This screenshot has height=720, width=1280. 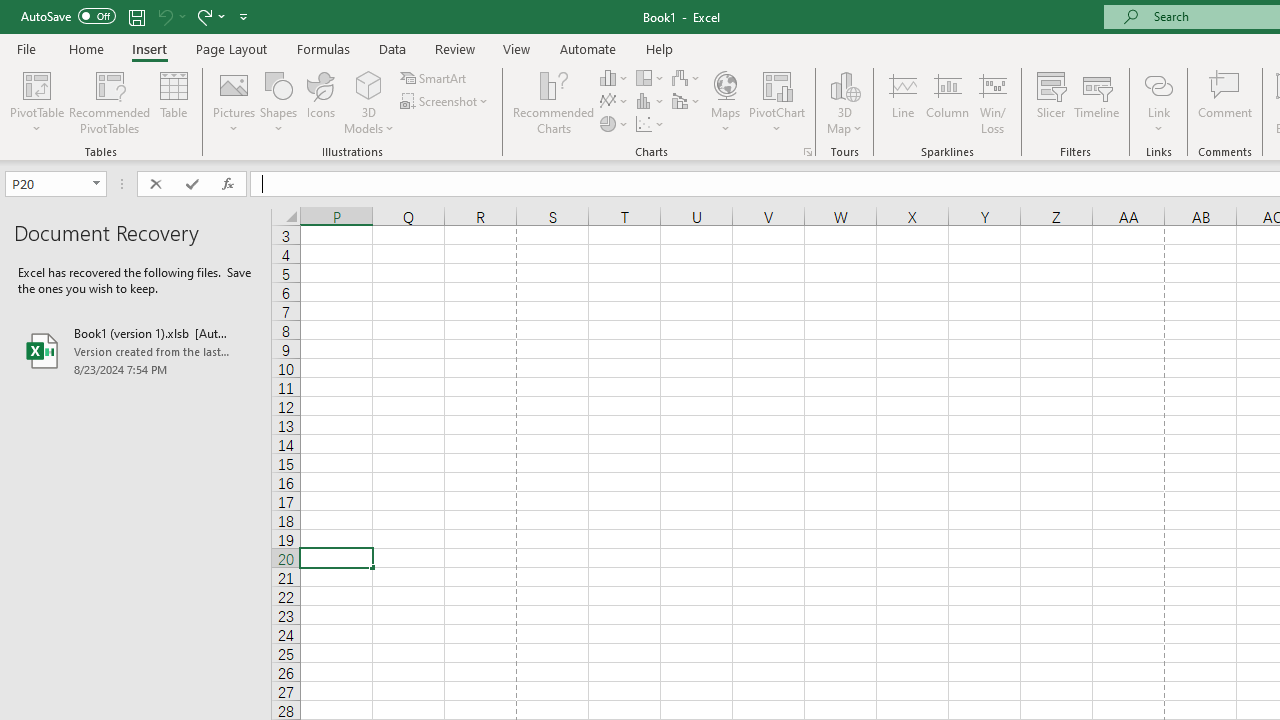 I want to click on 'Insert Hierarchy Chart', so click(x=651, y=77).